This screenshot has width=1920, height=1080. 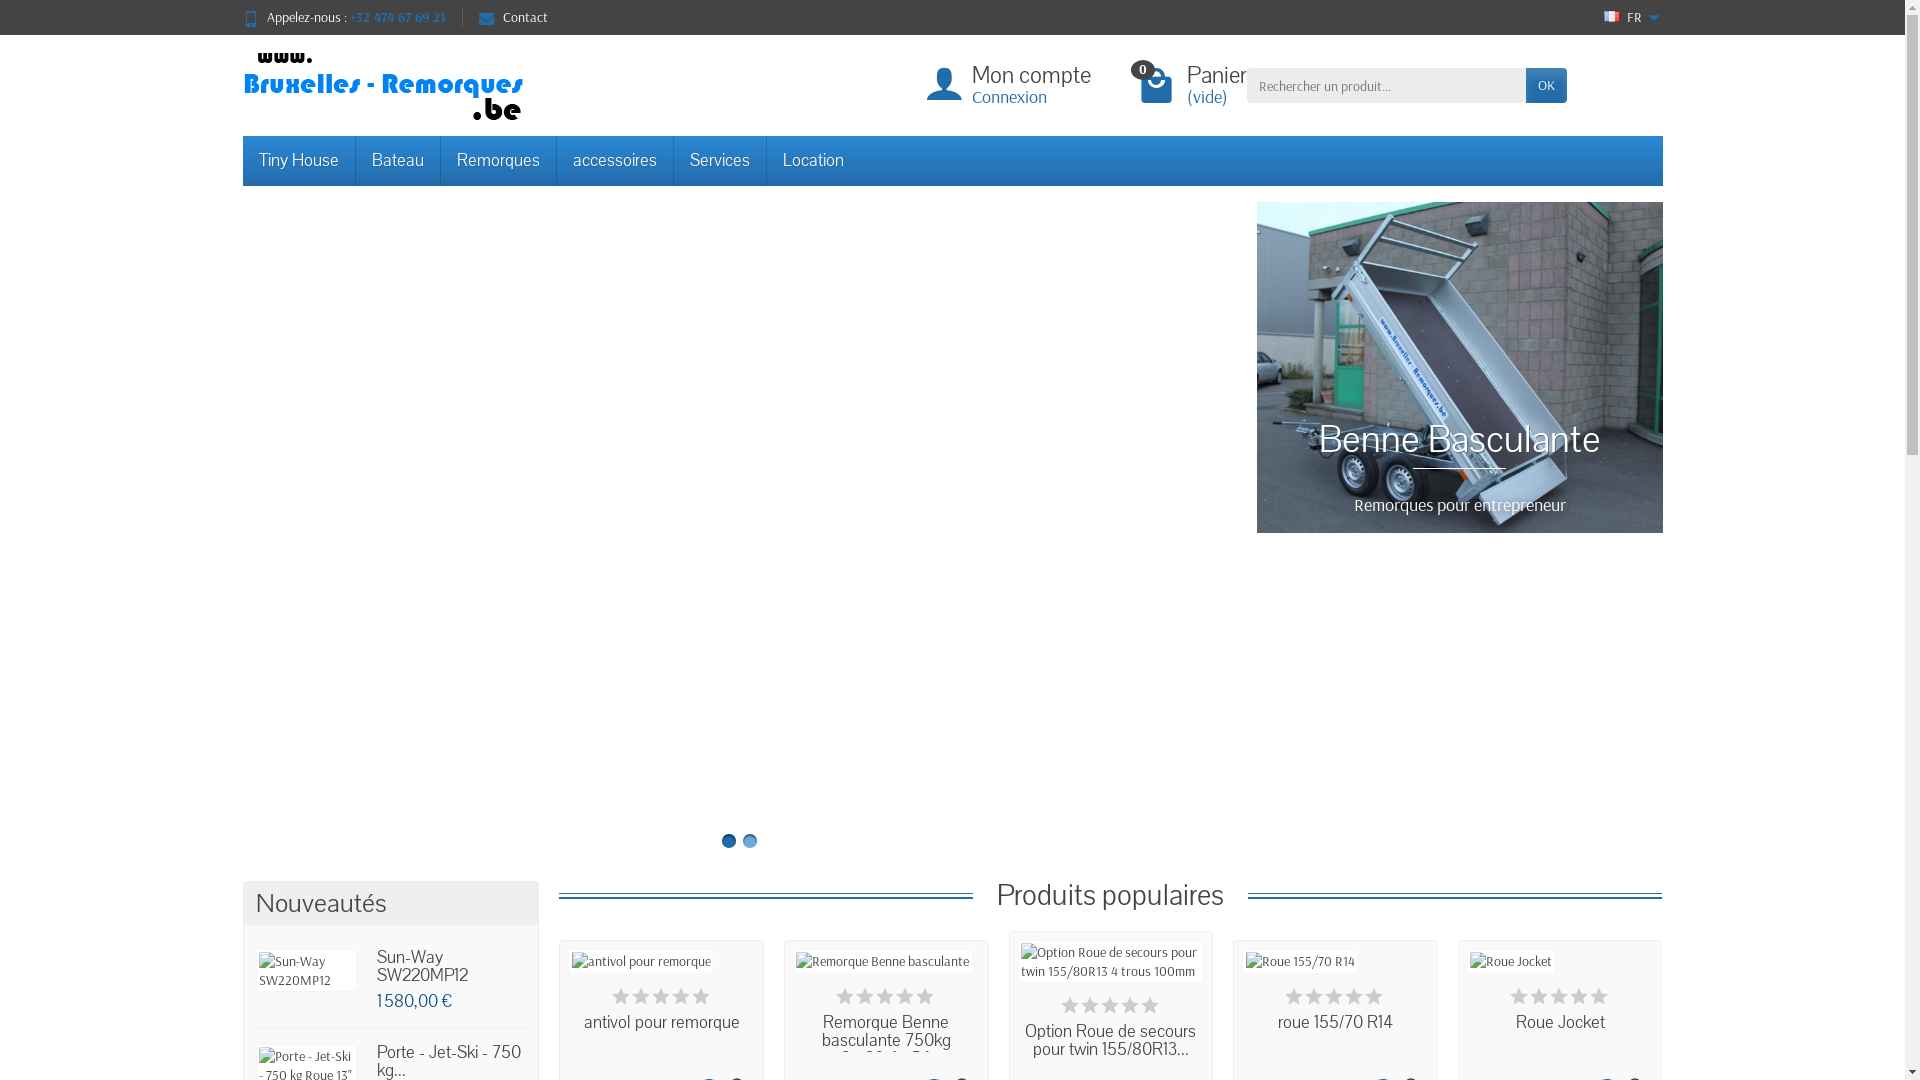 What do you see at coordinates (1335, 1022) in the screenshot?
I see `'roue 155/70 R14'` at bounding box center [1335, 1022].